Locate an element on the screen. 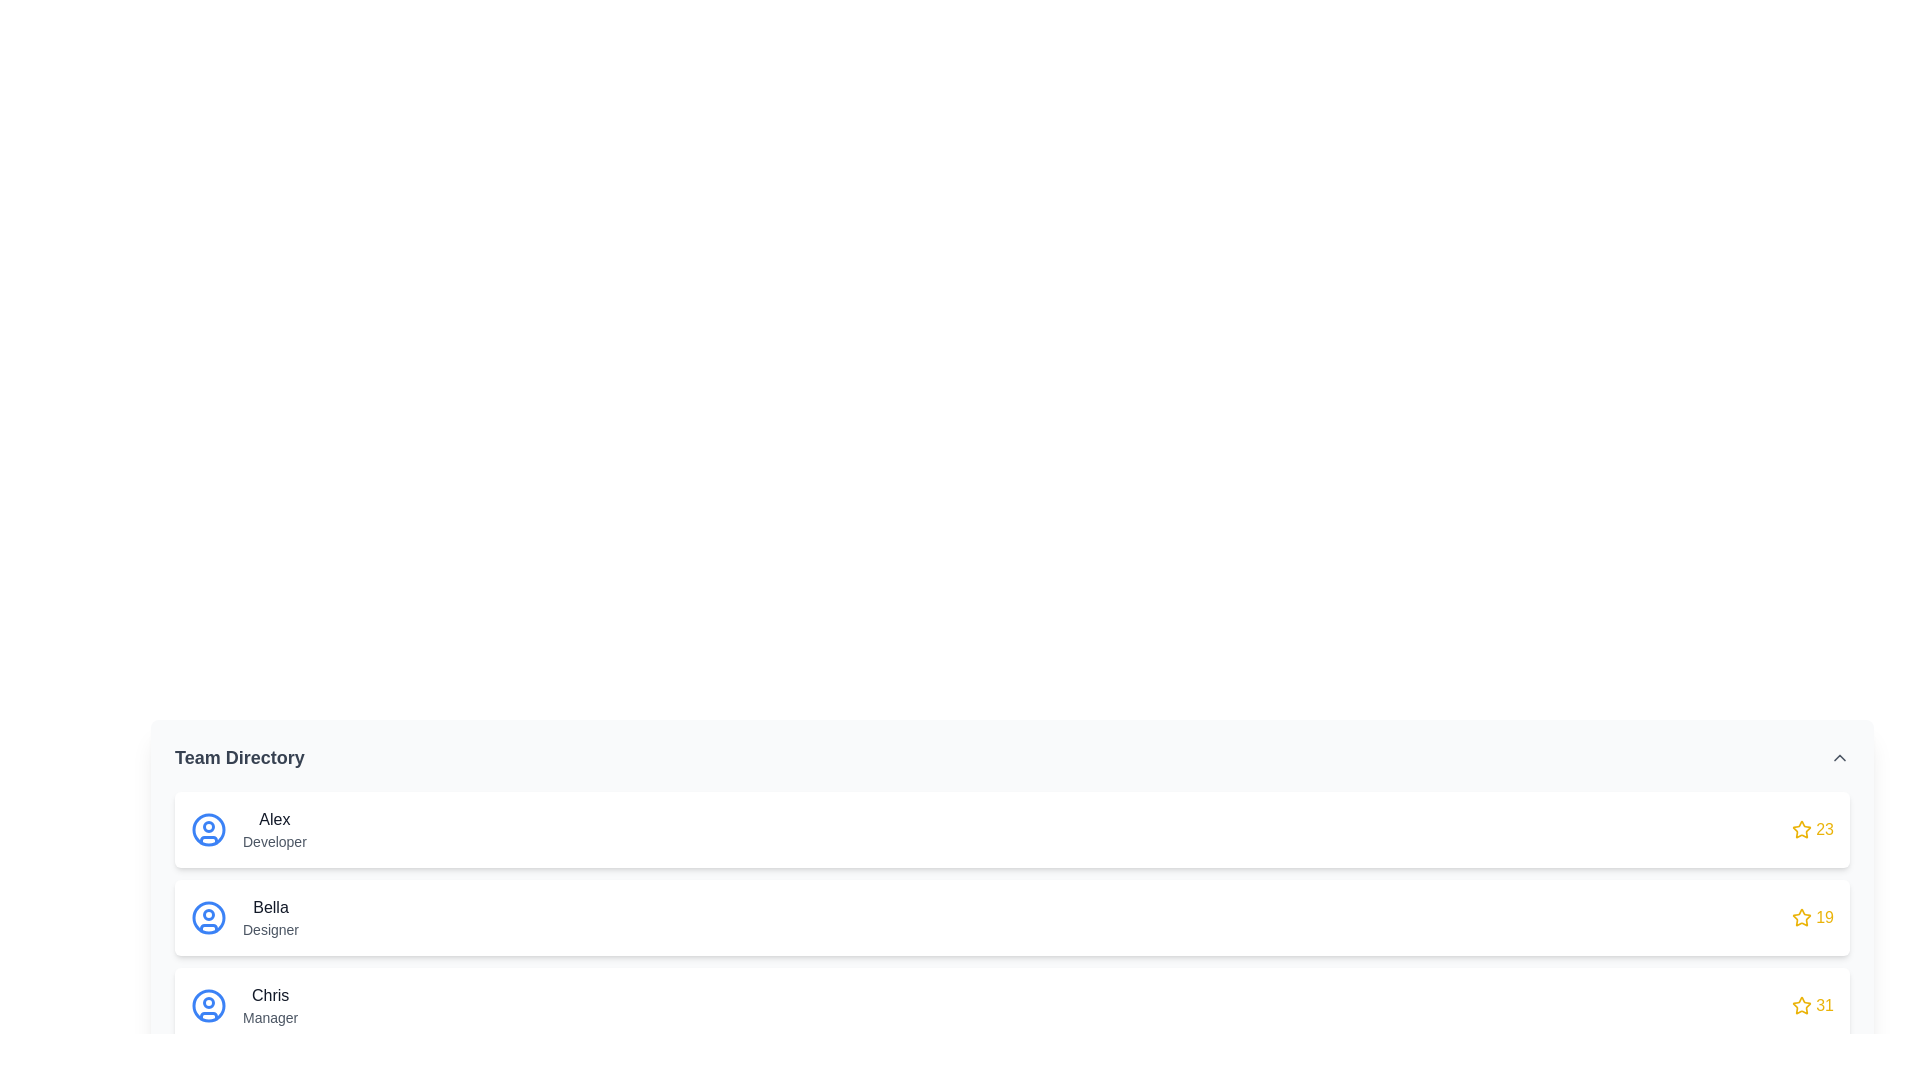 This screenshot has height=1080, width=1920. the favorite/rating indicator icon located in the second entry of the 'Team Directory' section for 'Bella,' a 'Designer,' positioned on the right end of the row adjacent to the numeric value '19.' is located at coordinates (1802, 917).